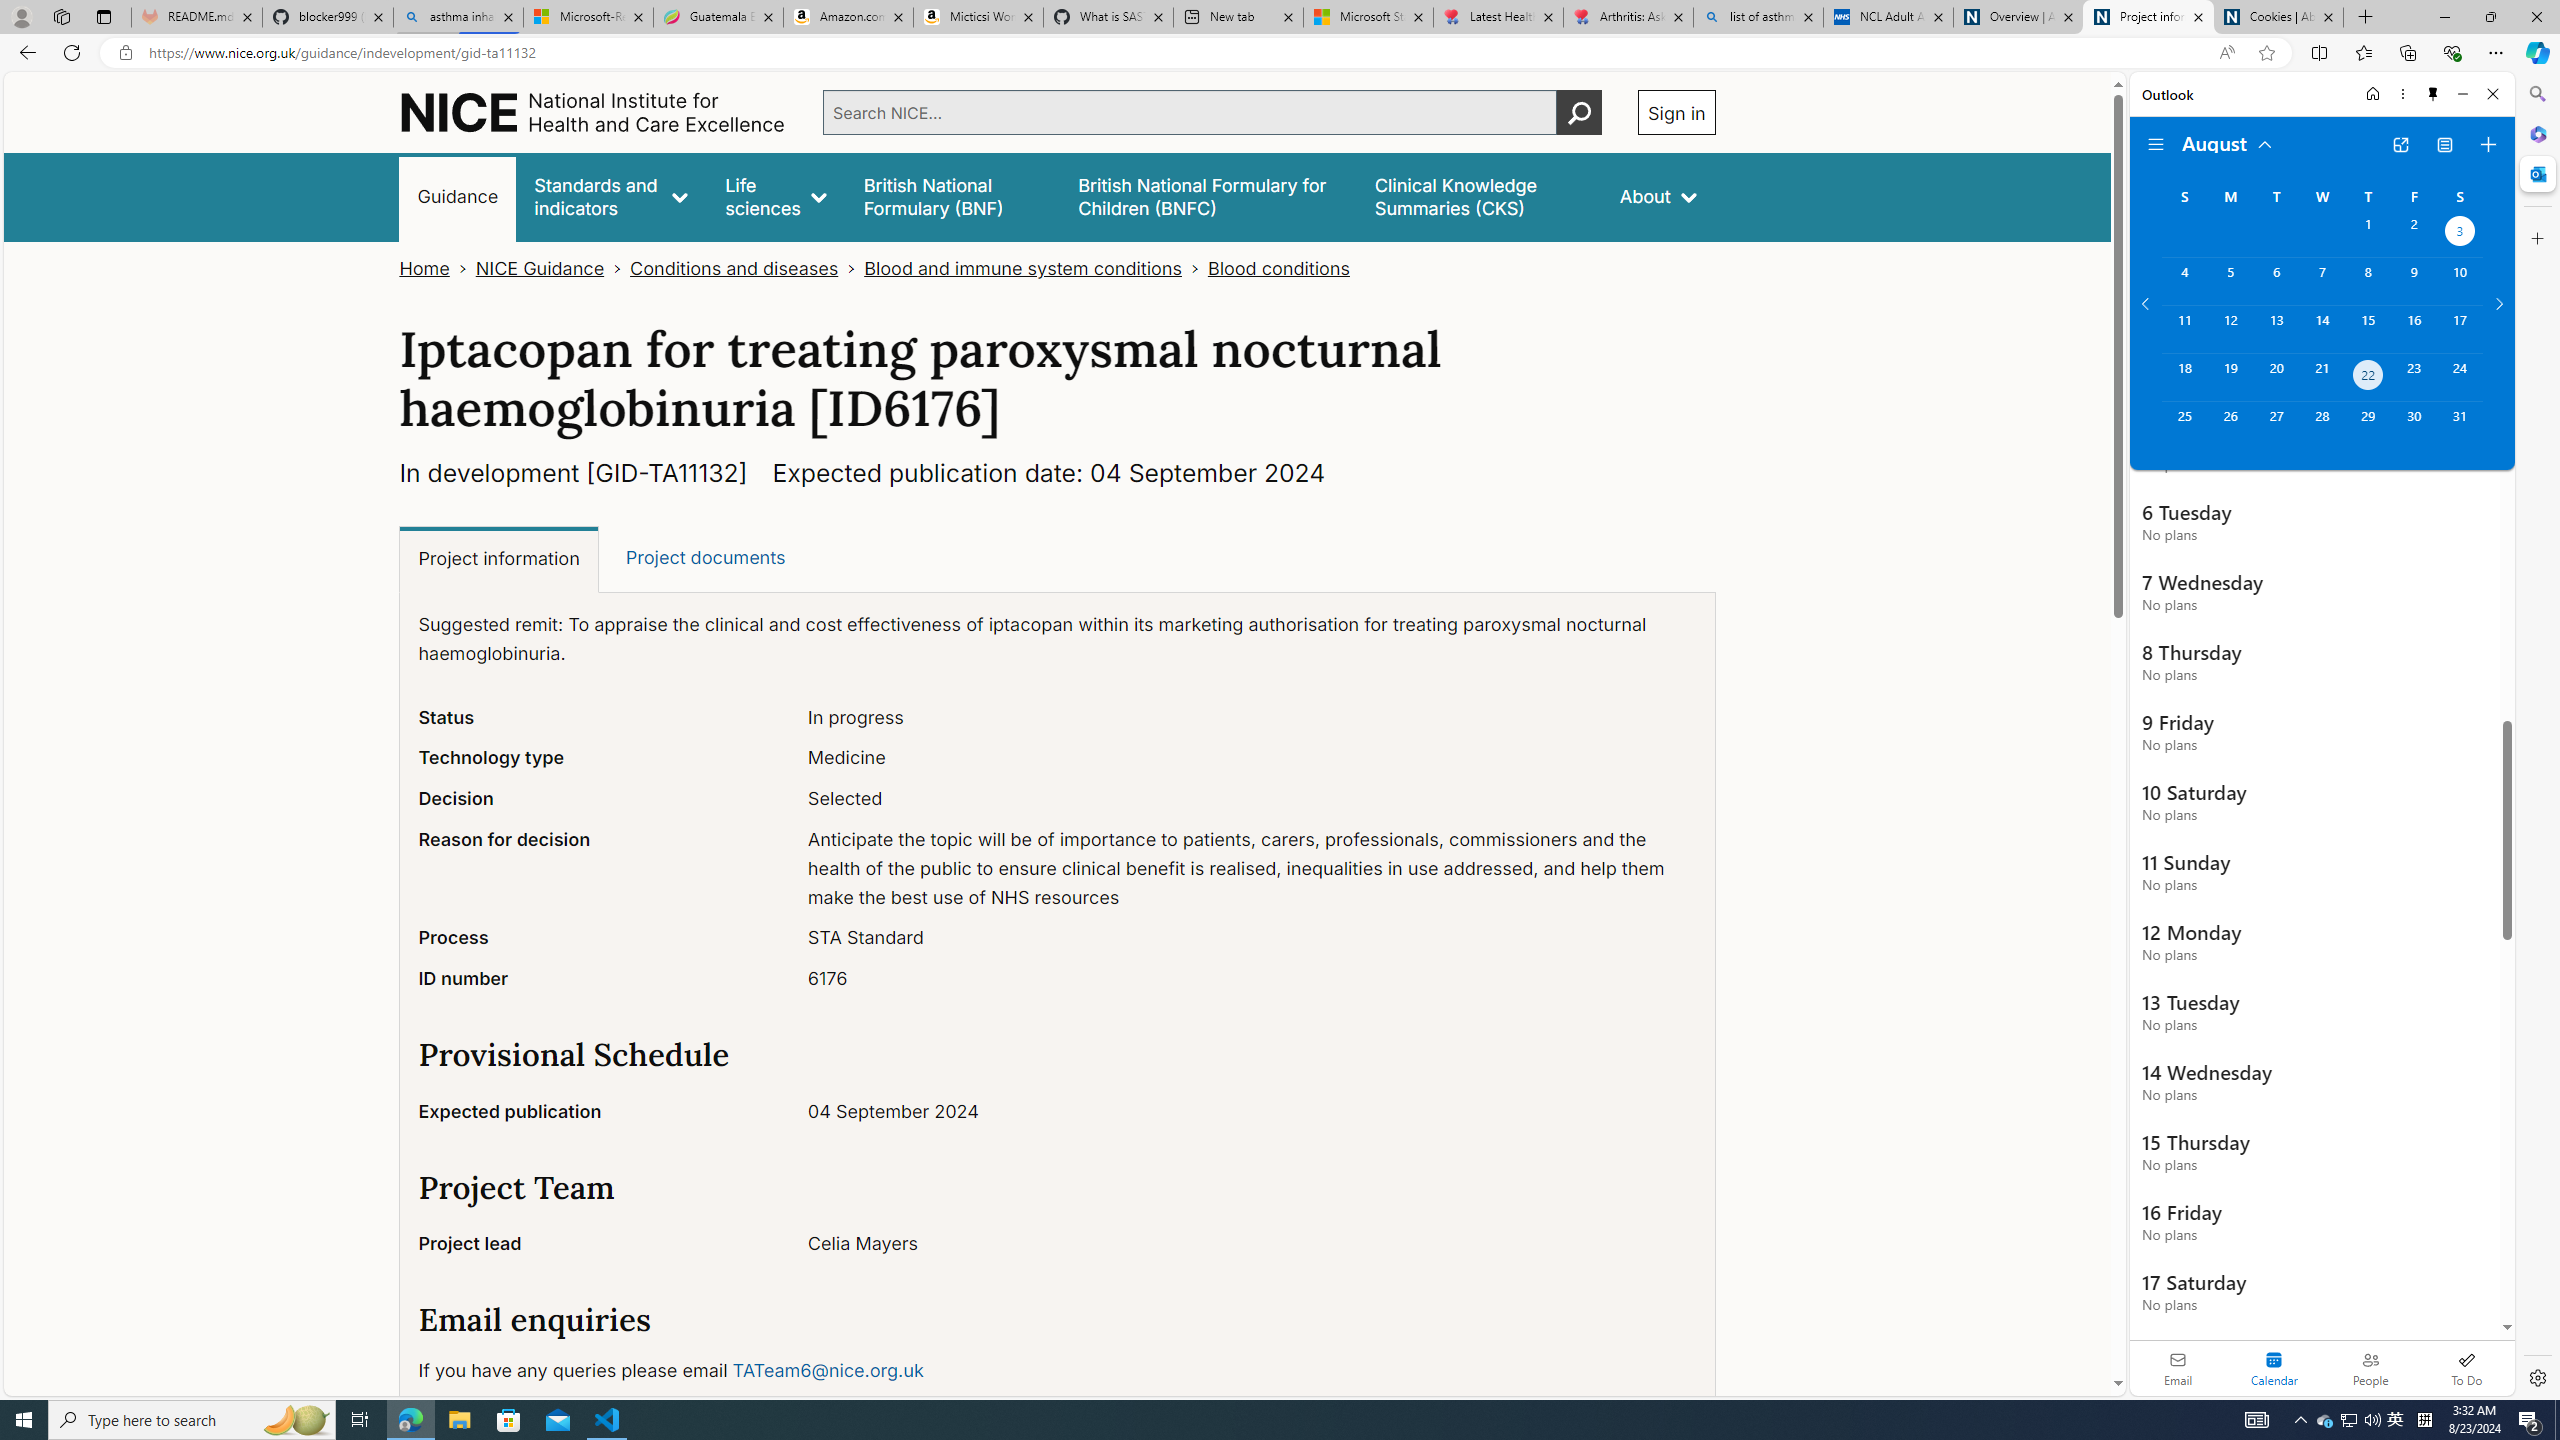 The height and width of the screenshot is (1440, 2560). Describe the element at coordinates (2184, 280) in the screenshot. I see `'Sunday, August 4, 2024. '` at that location.